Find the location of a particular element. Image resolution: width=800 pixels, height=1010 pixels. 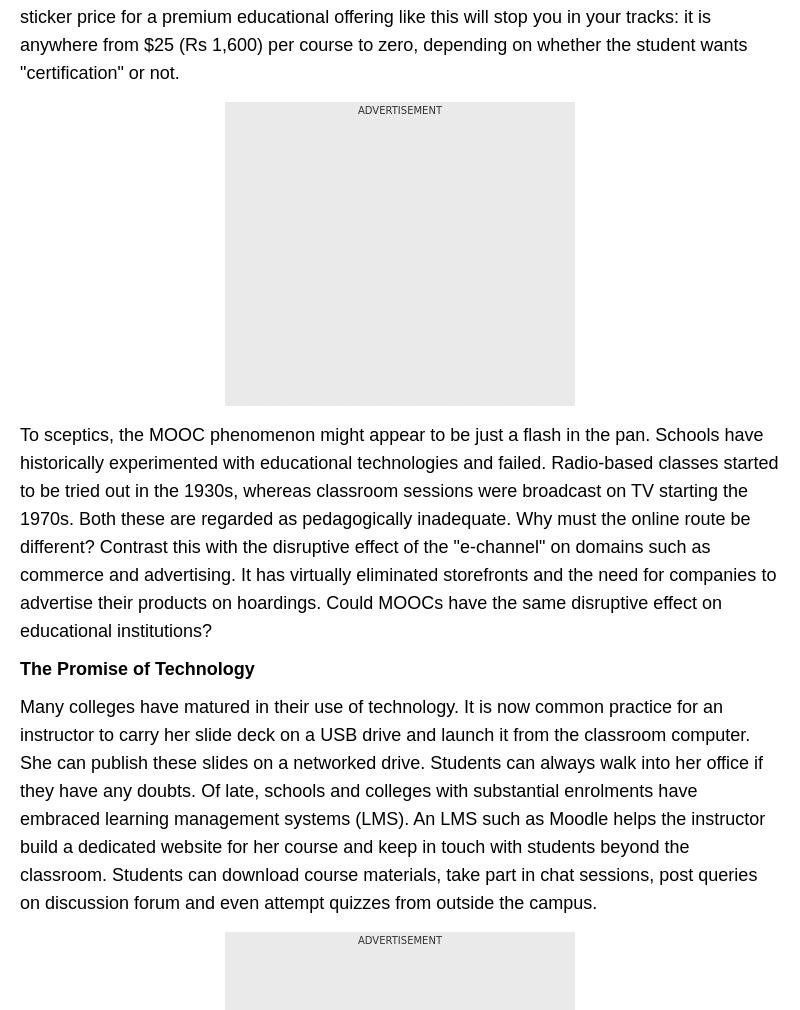

'BT-TR GCC Listing' is located at coordinates (20, 259).